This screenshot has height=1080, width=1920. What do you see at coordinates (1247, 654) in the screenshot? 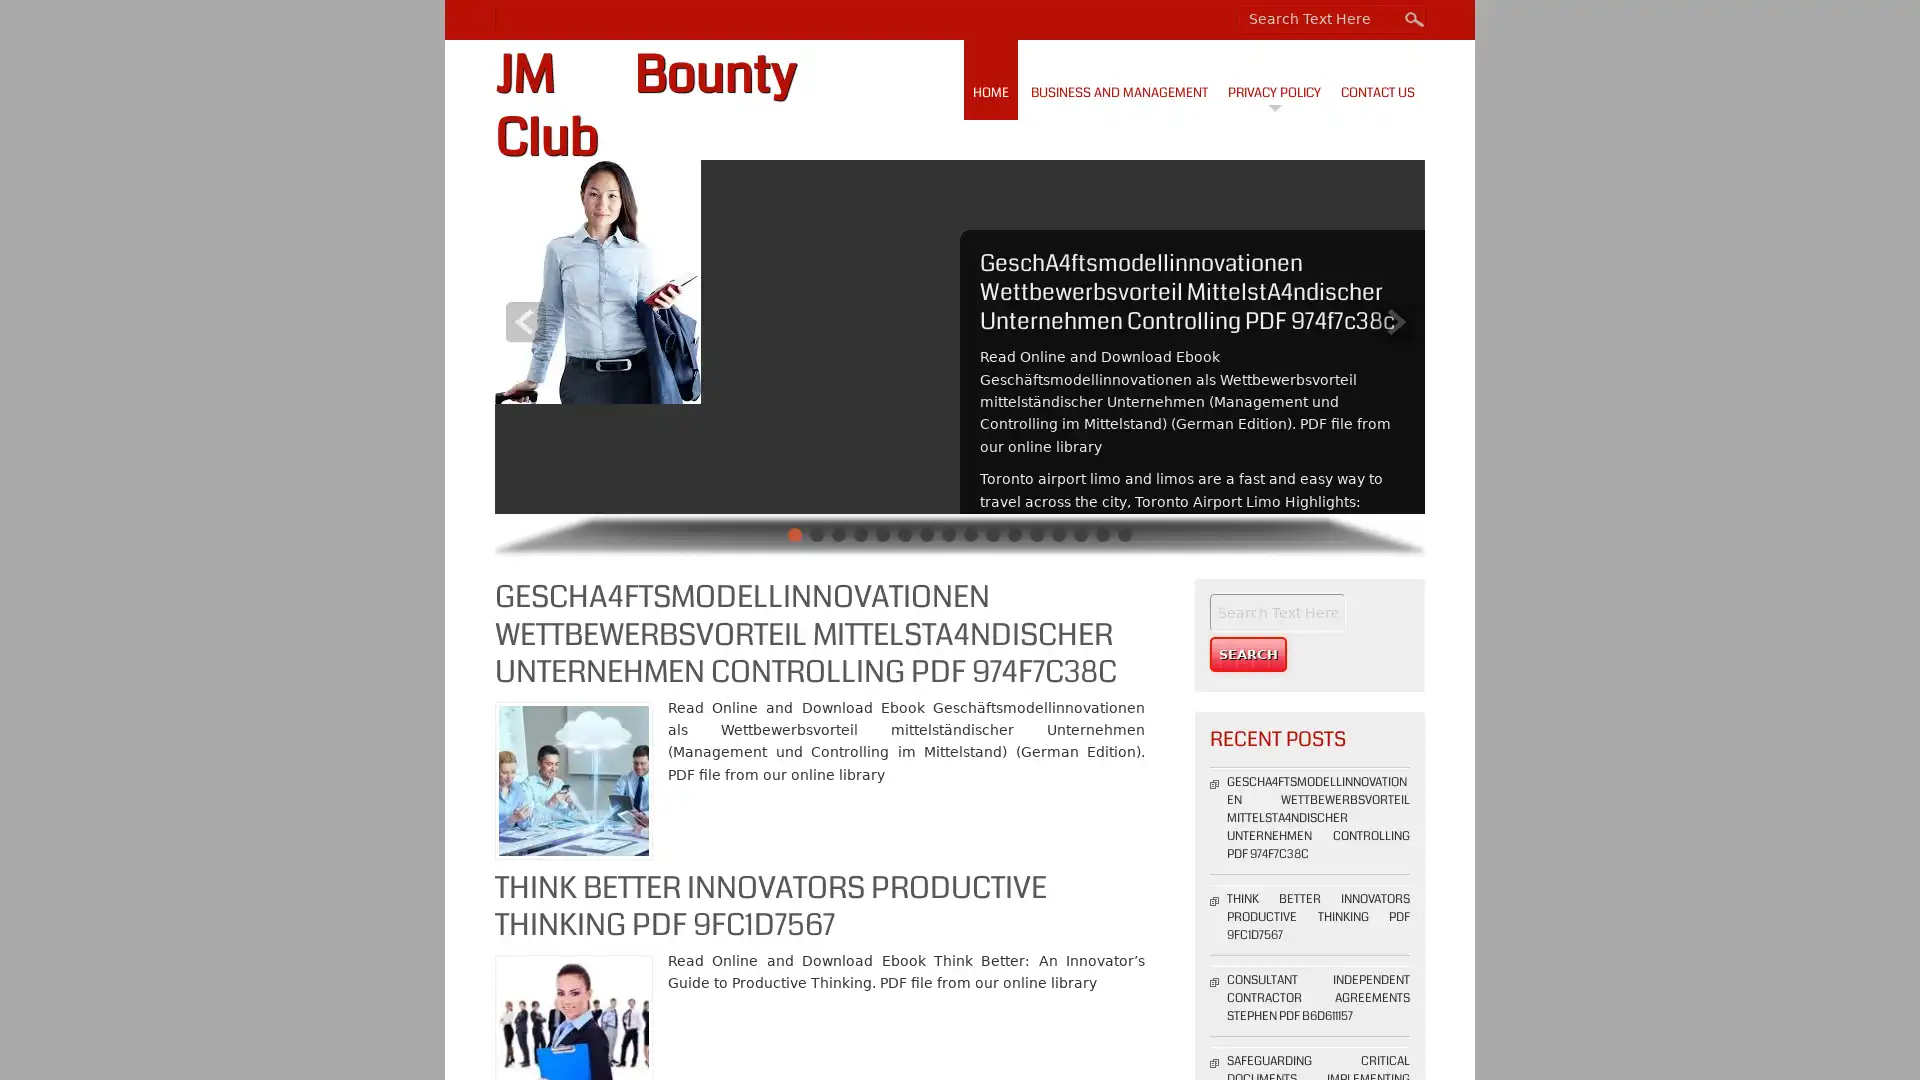
I see `Search` at bounding box center [1247, 654].